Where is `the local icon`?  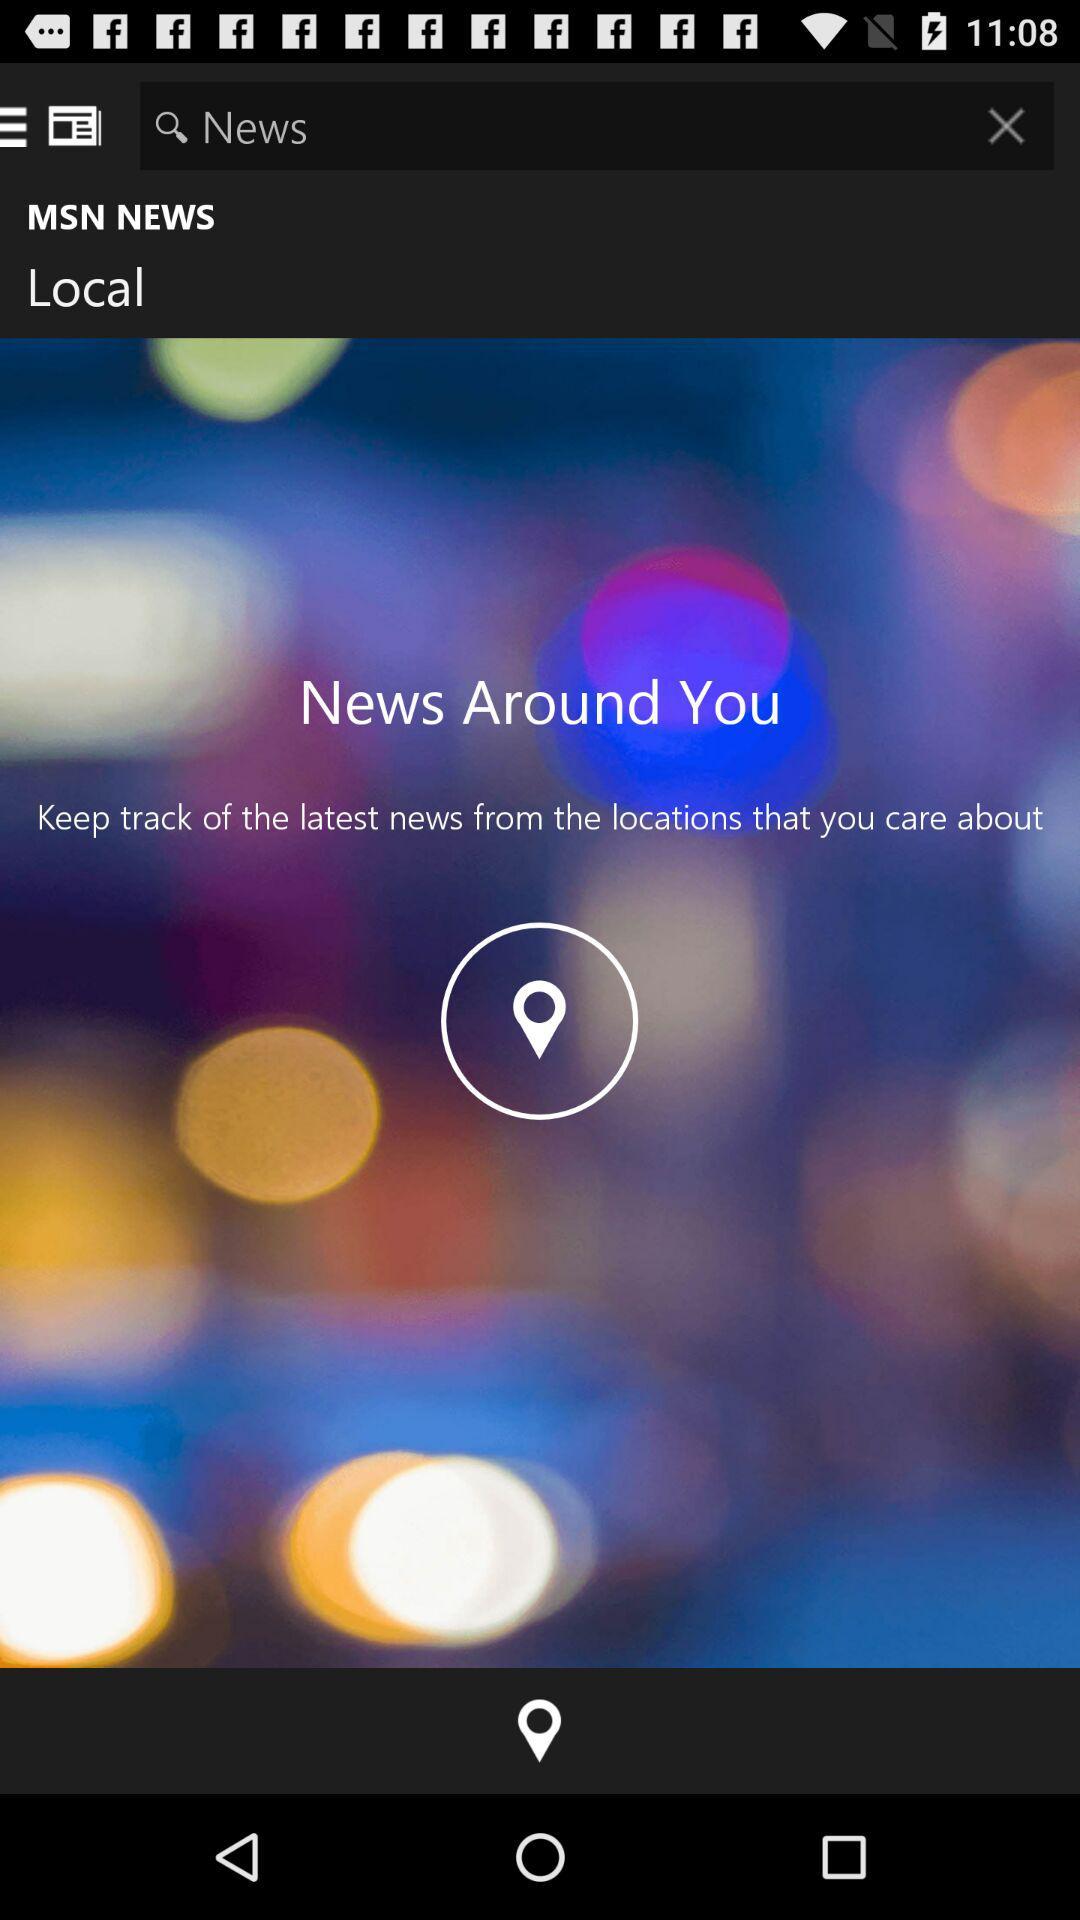
the local icon is located at coordinates (101, 290).